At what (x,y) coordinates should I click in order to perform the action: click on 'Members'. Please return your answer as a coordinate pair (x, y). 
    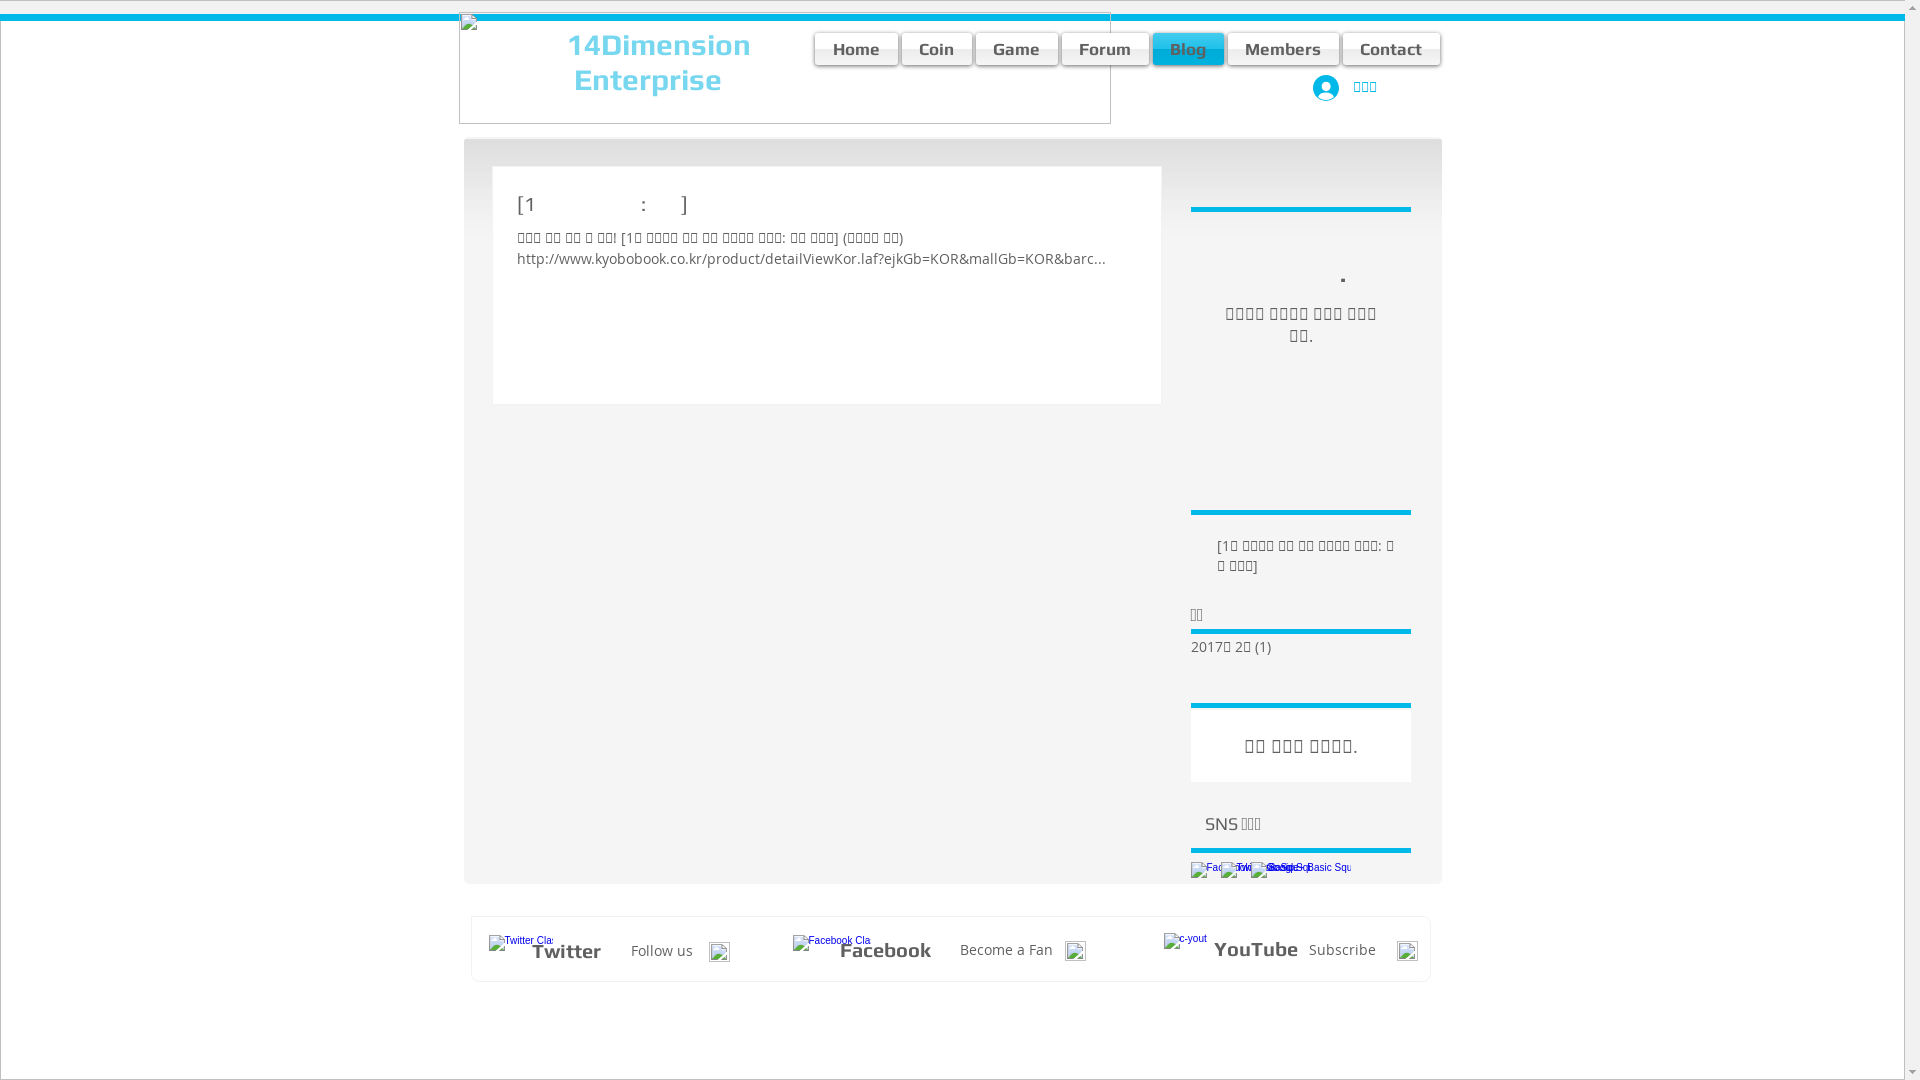
    Looking at the image, I should click on (1283, 48).